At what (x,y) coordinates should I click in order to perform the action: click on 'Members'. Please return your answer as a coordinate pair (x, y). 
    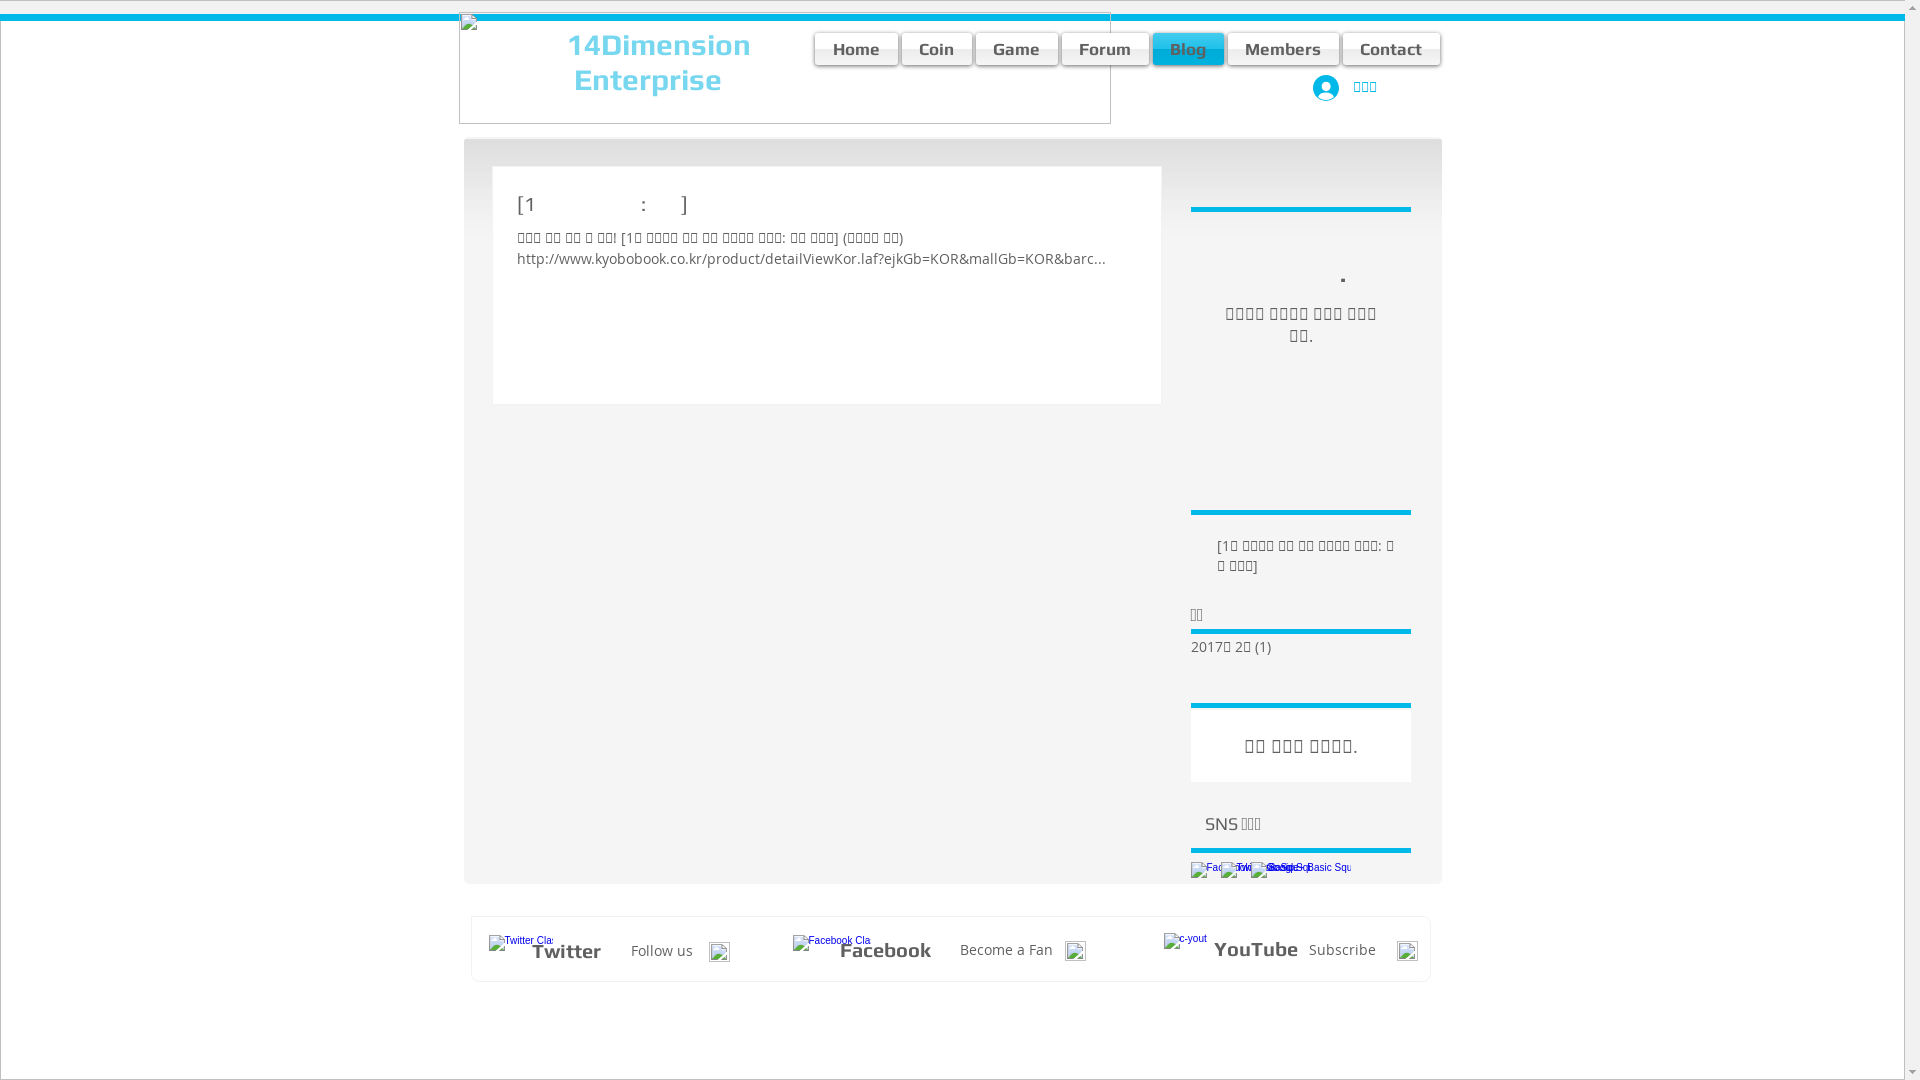
    Looking at the image, I should click on (1283, 48).